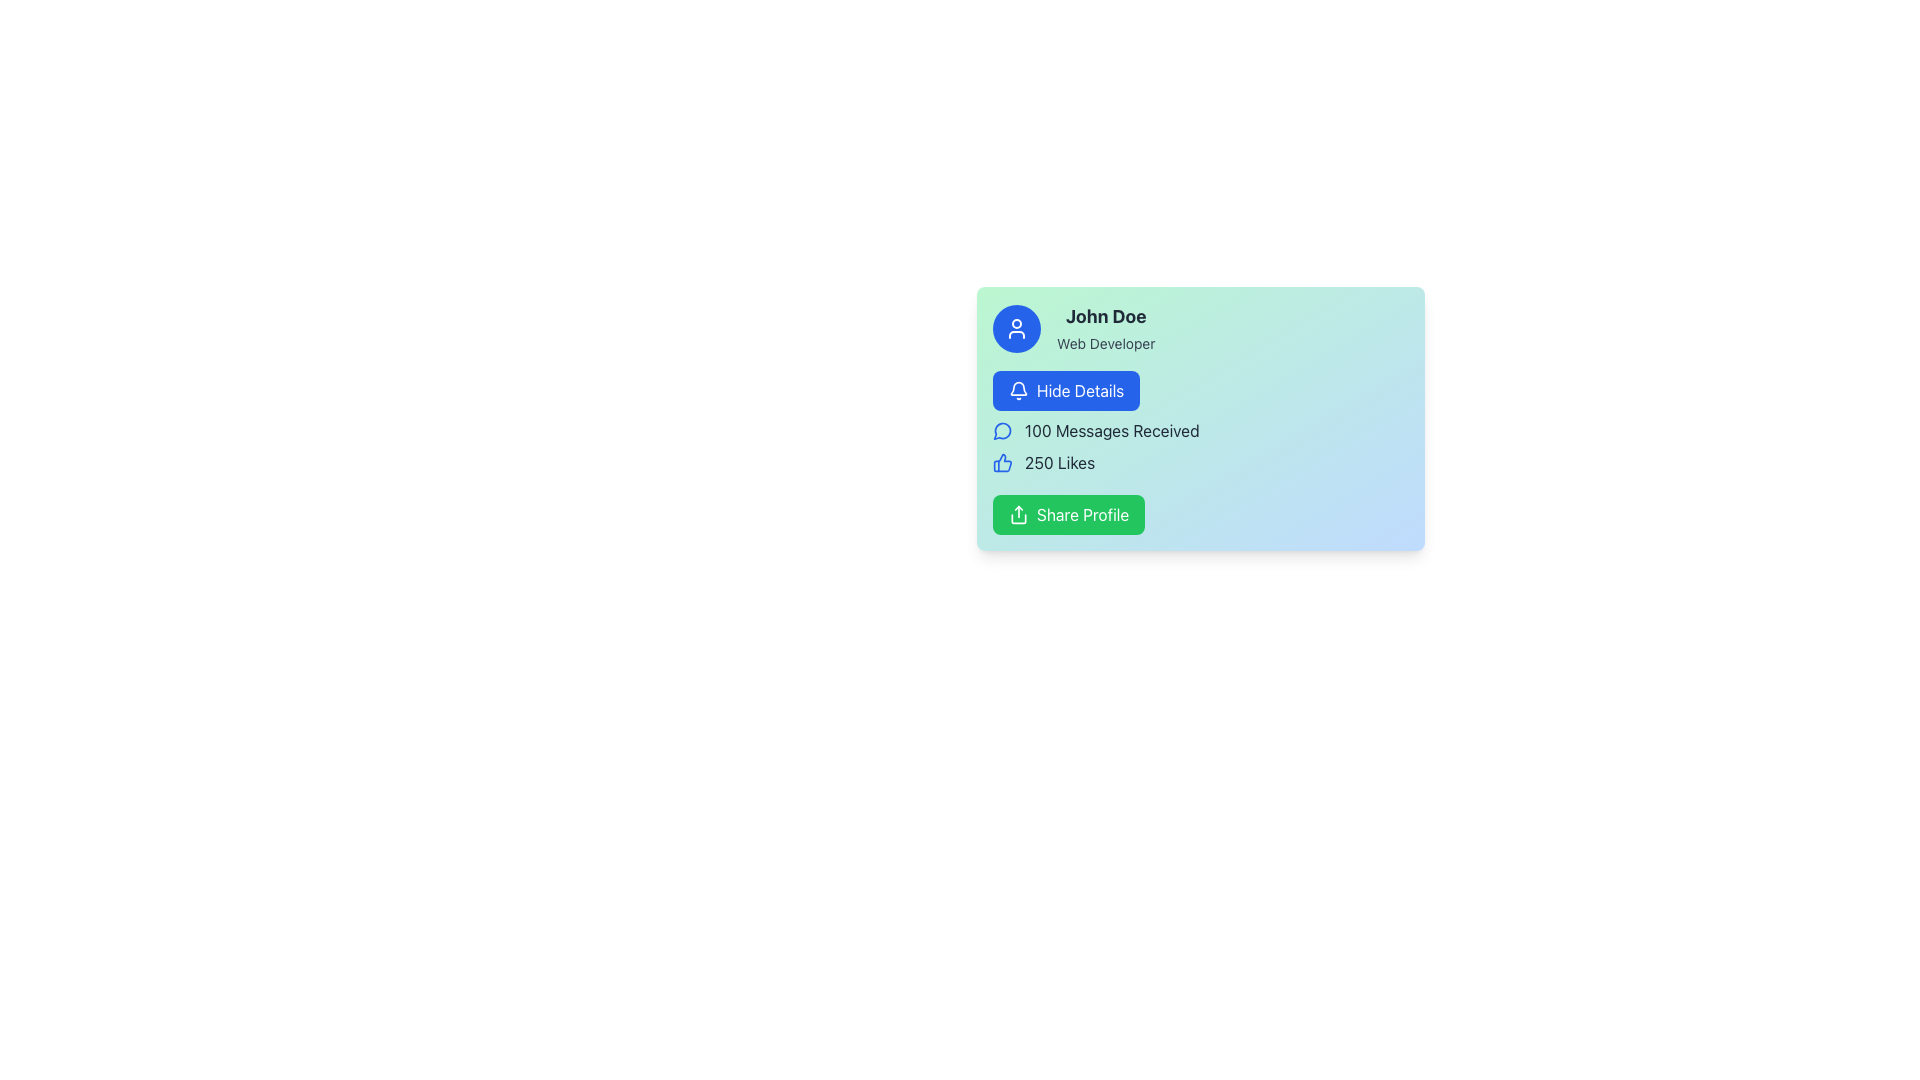 The image size is (1920, 1080). Describe the element at coordinates (1003, 430) in the screenshot. I see `the circular icon with a hollow blue message bubble outline located to the left of the text '100 Messages Received'` at that location.